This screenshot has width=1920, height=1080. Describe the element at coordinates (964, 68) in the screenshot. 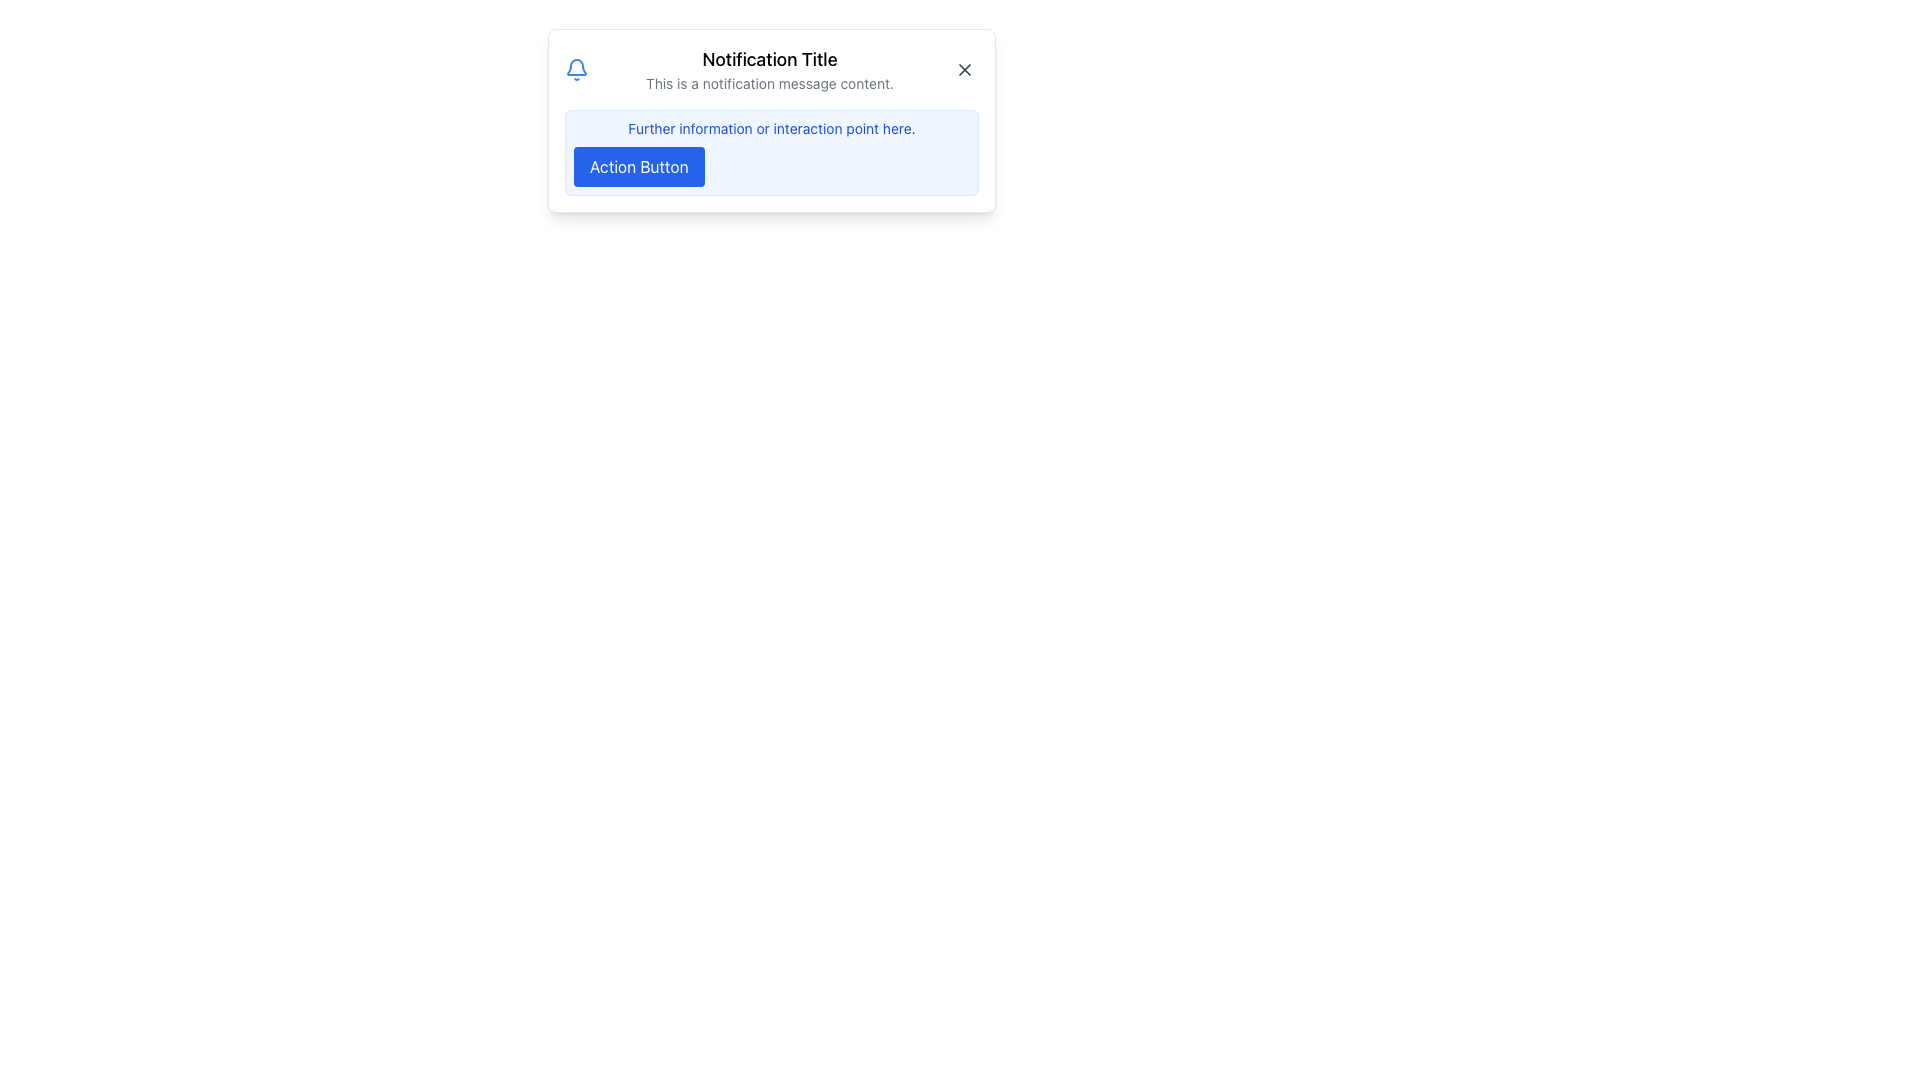

I see `the dismissal button located at the top-right corner of the notification` at that location.